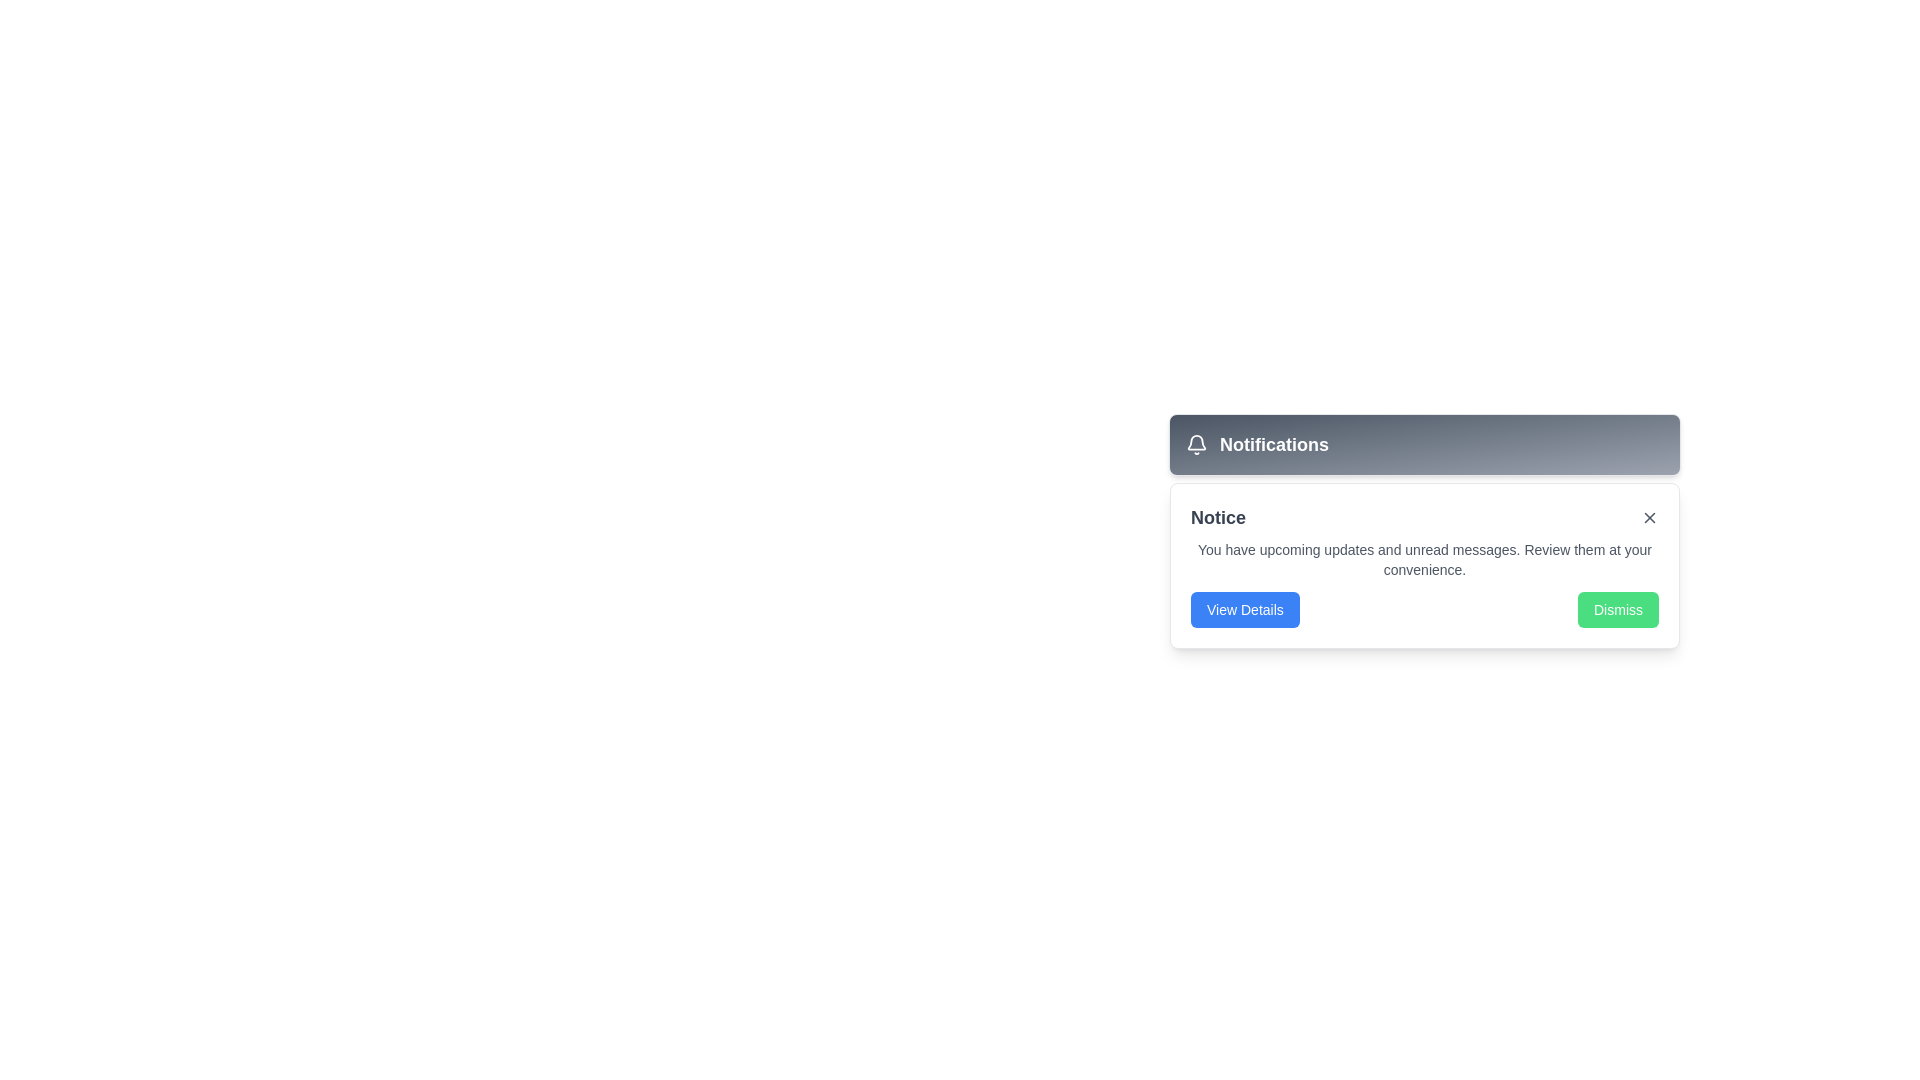 This screenshot has width=1920, height=1080. Describe the element at coordinates (1217, 516) in the screenshot. I see `the Text Label at the top-left corner of the notification card, which indicates the purpose of the notification content` at that location.